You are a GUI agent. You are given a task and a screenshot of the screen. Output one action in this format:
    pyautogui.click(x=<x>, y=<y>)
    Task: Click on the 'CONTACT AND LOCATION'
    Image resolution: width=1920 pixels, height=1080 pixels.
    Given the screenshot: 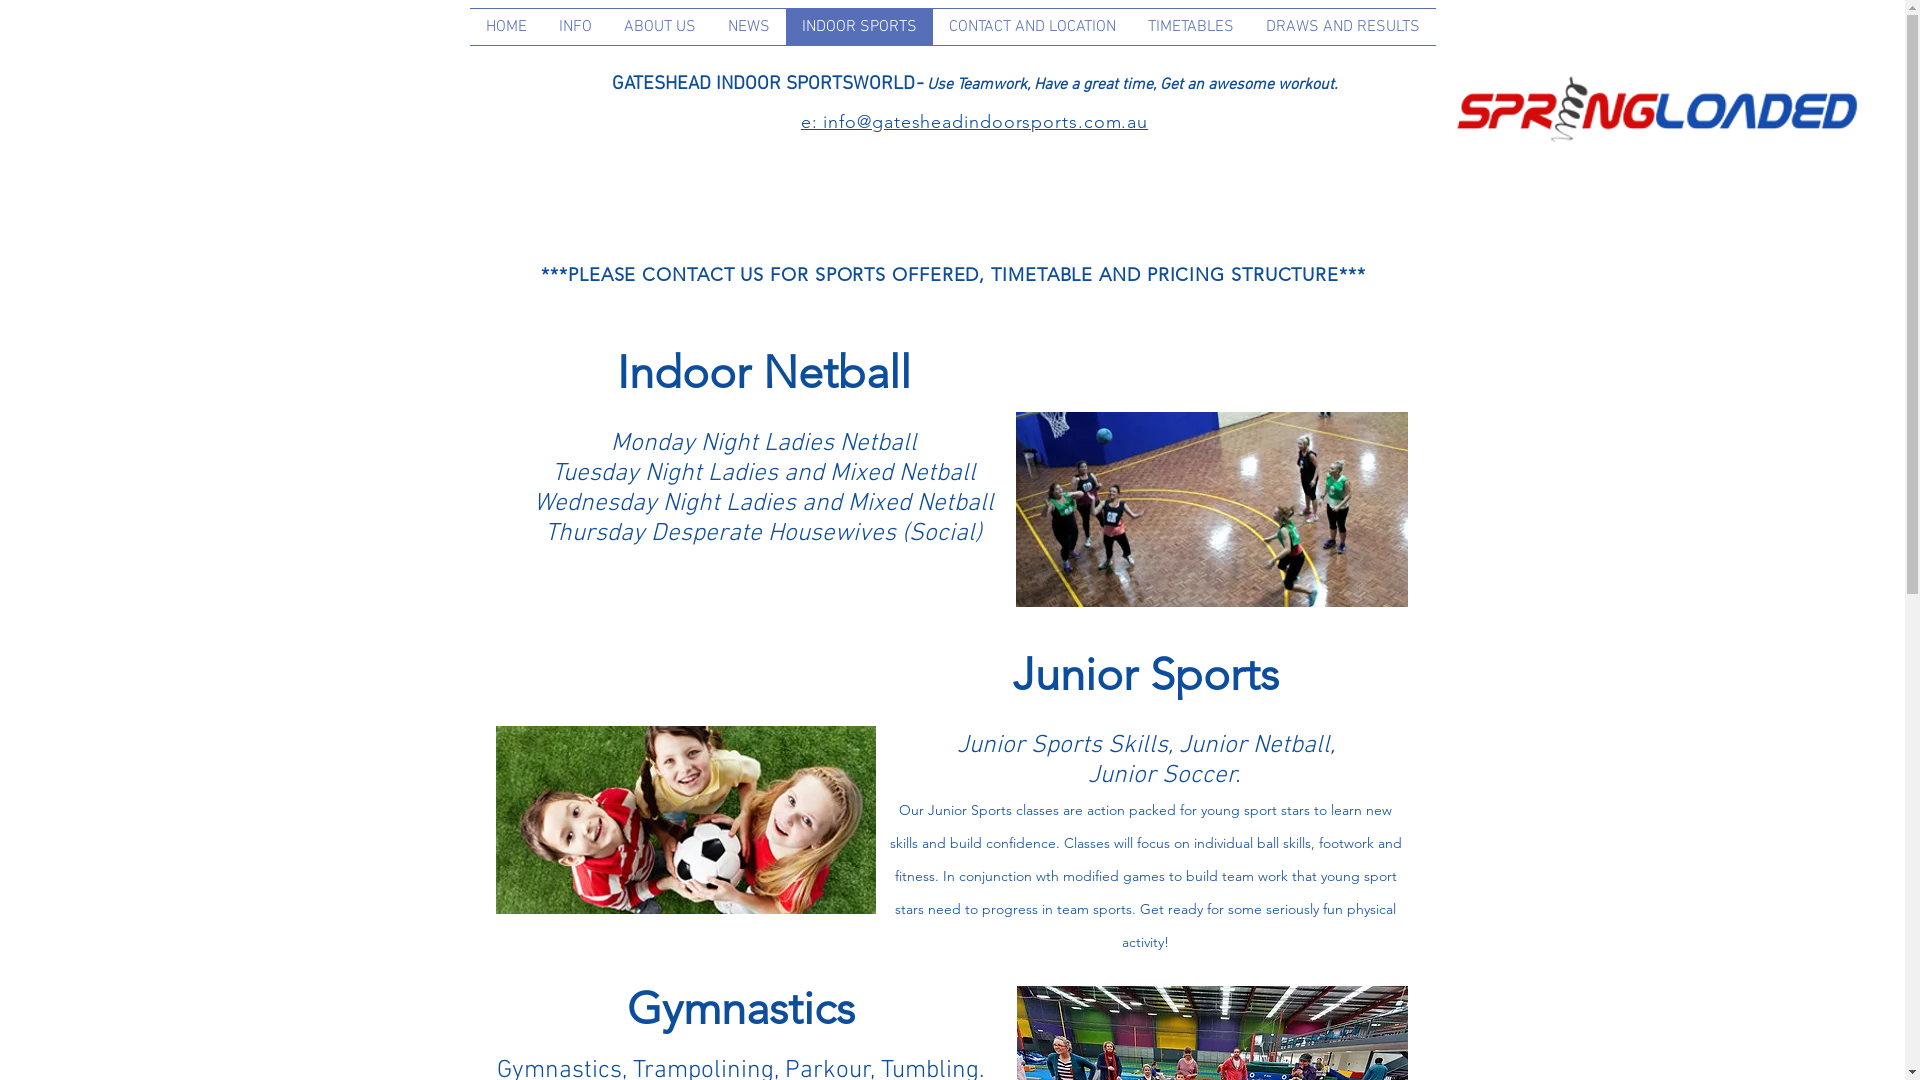 What is the action you would take?
    pyautogui.click(x=1031, y=27)
    